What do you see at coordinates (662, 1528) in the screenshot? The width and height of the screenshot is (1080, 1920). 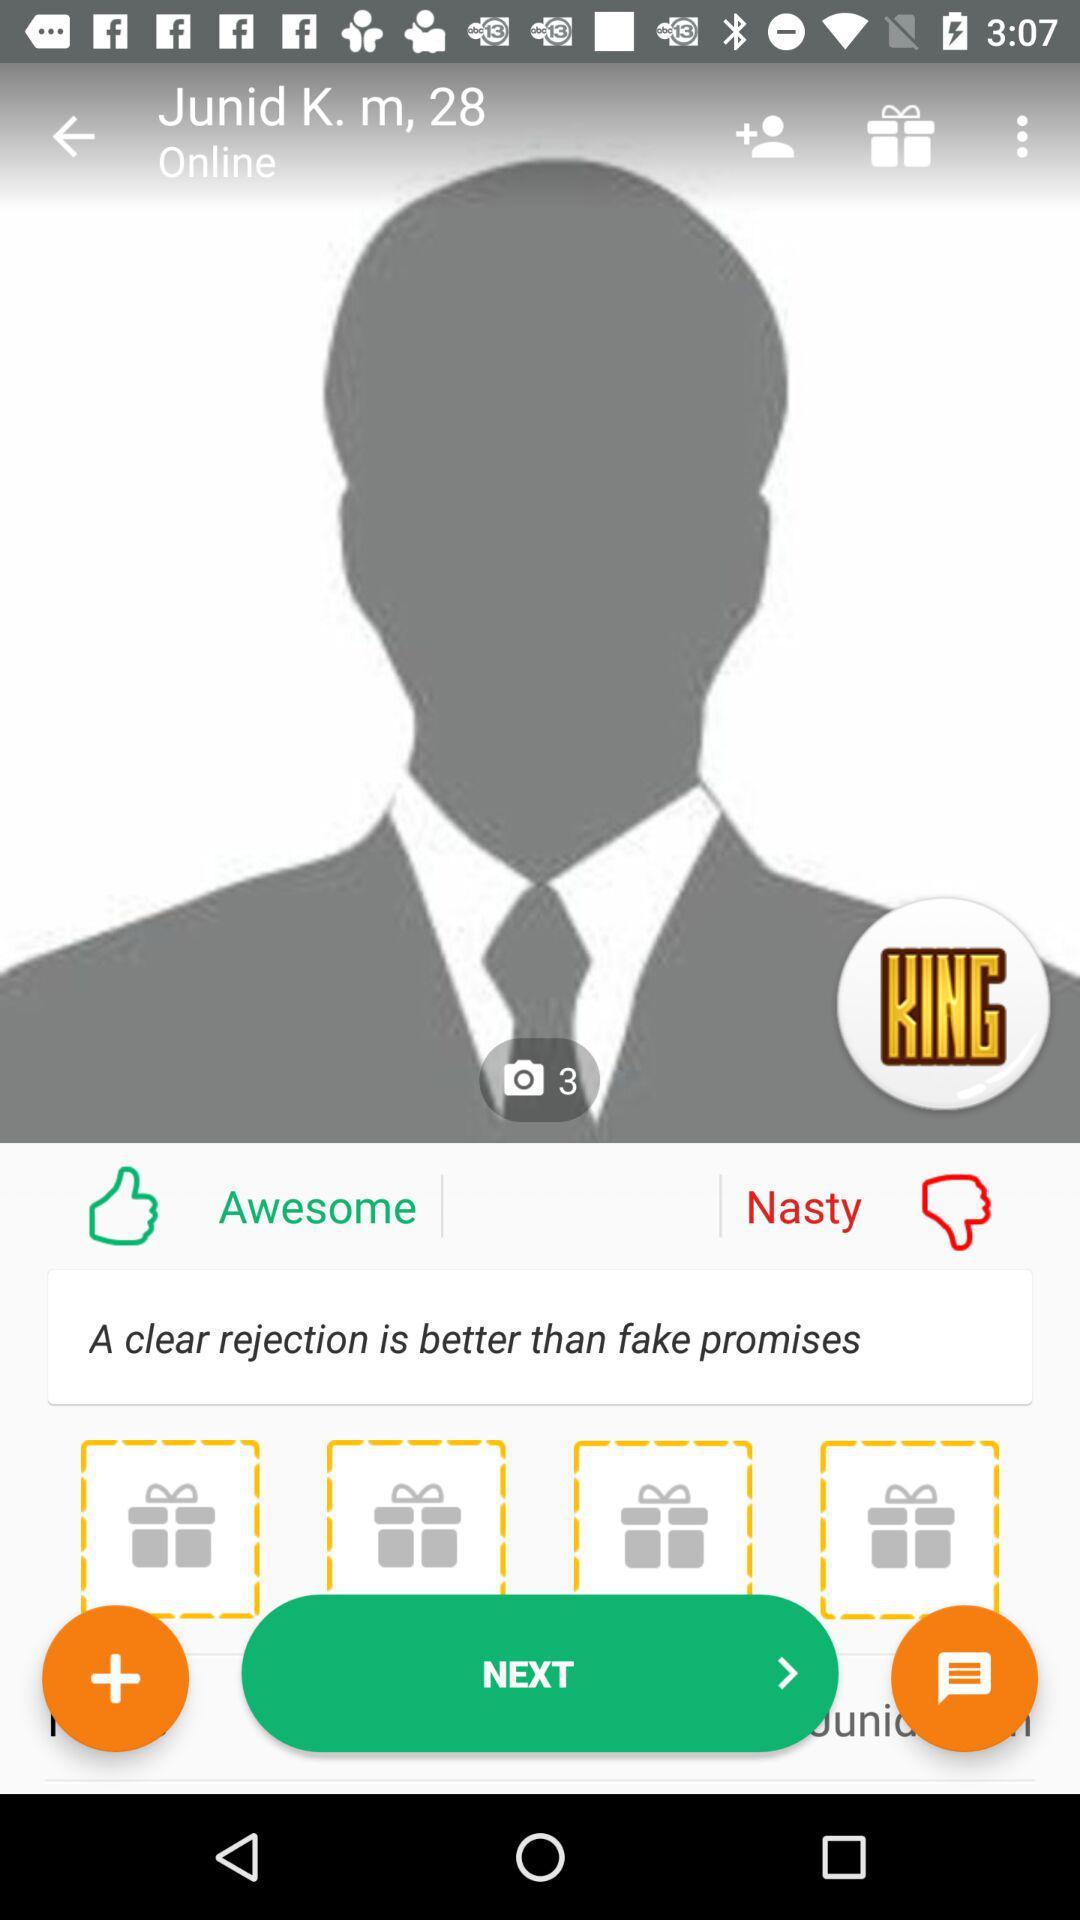 I see `send gift` at bounding box center [662, 1528].